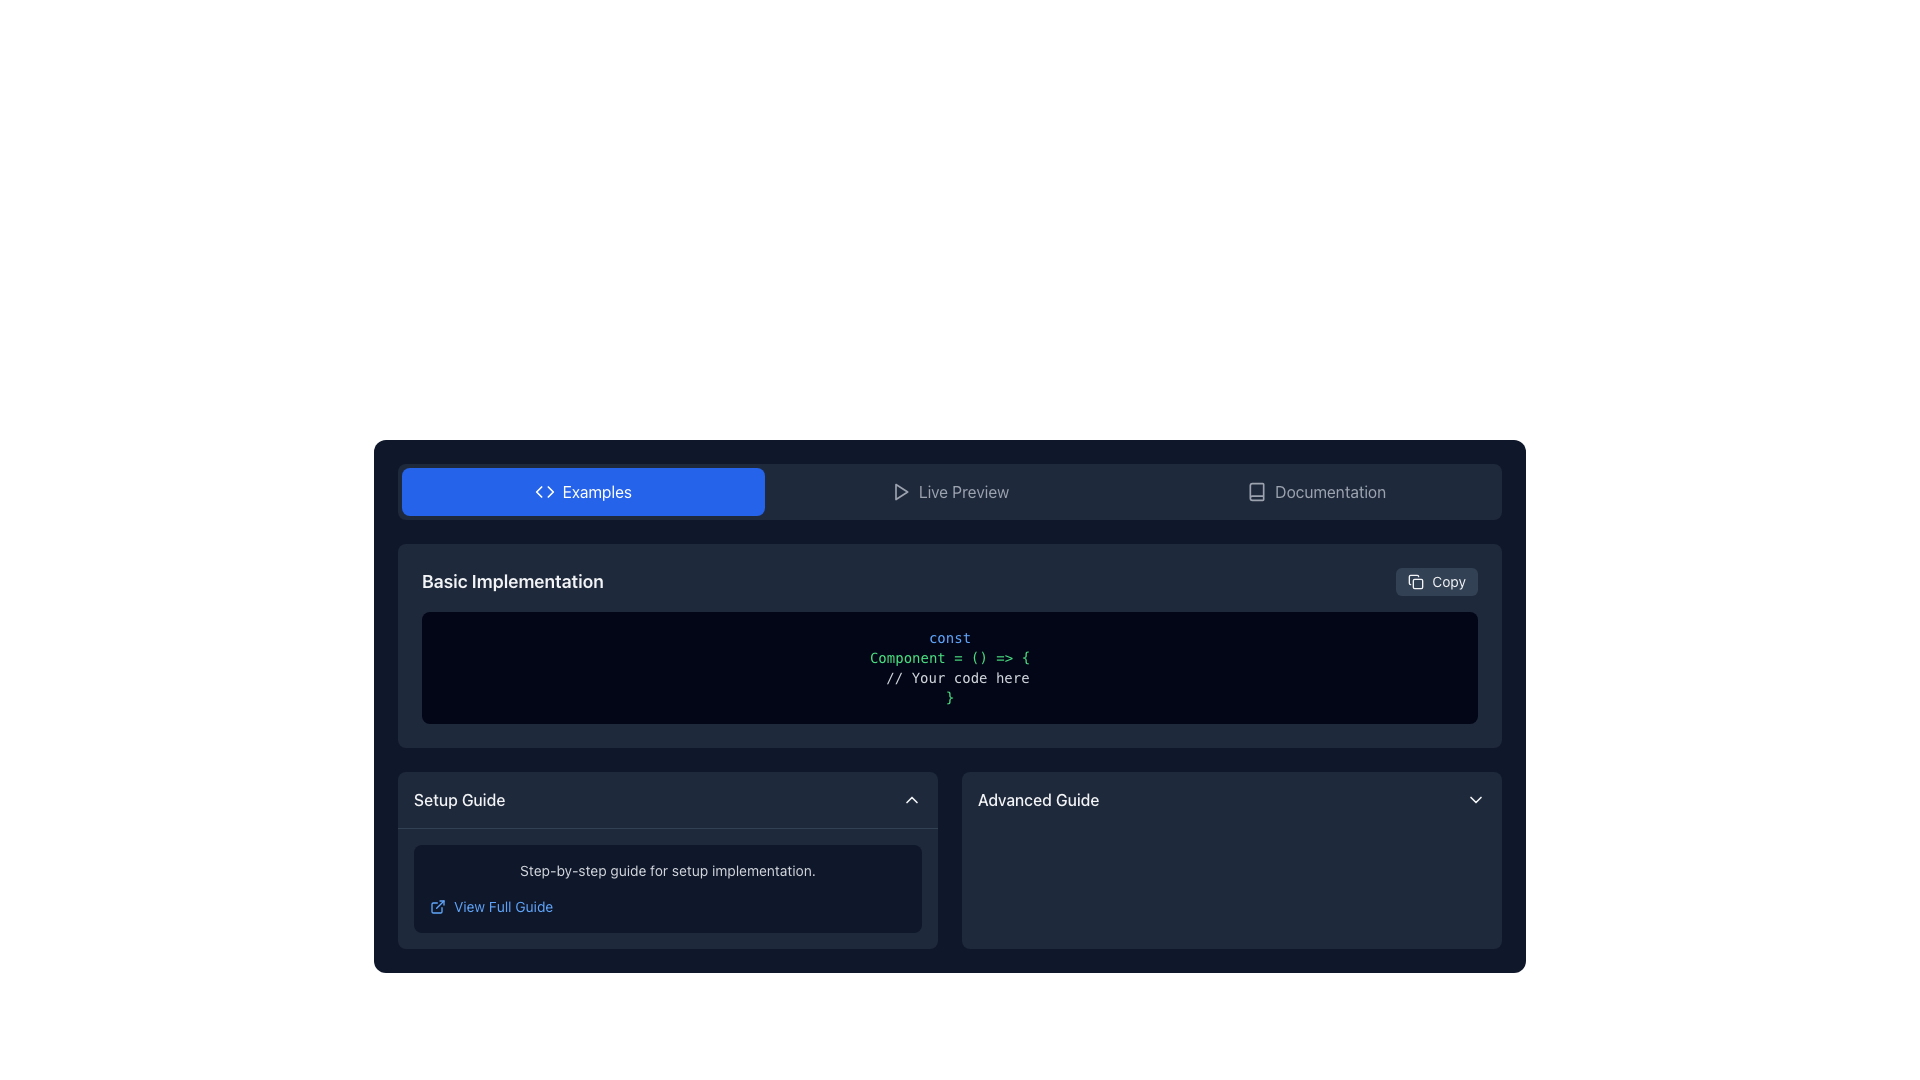  I want to click on the 'Copy' button with a dark slate background and rounded corners located in the top-right corner of the 'Basic Implementation' section to copy content, so click(1436, 582).